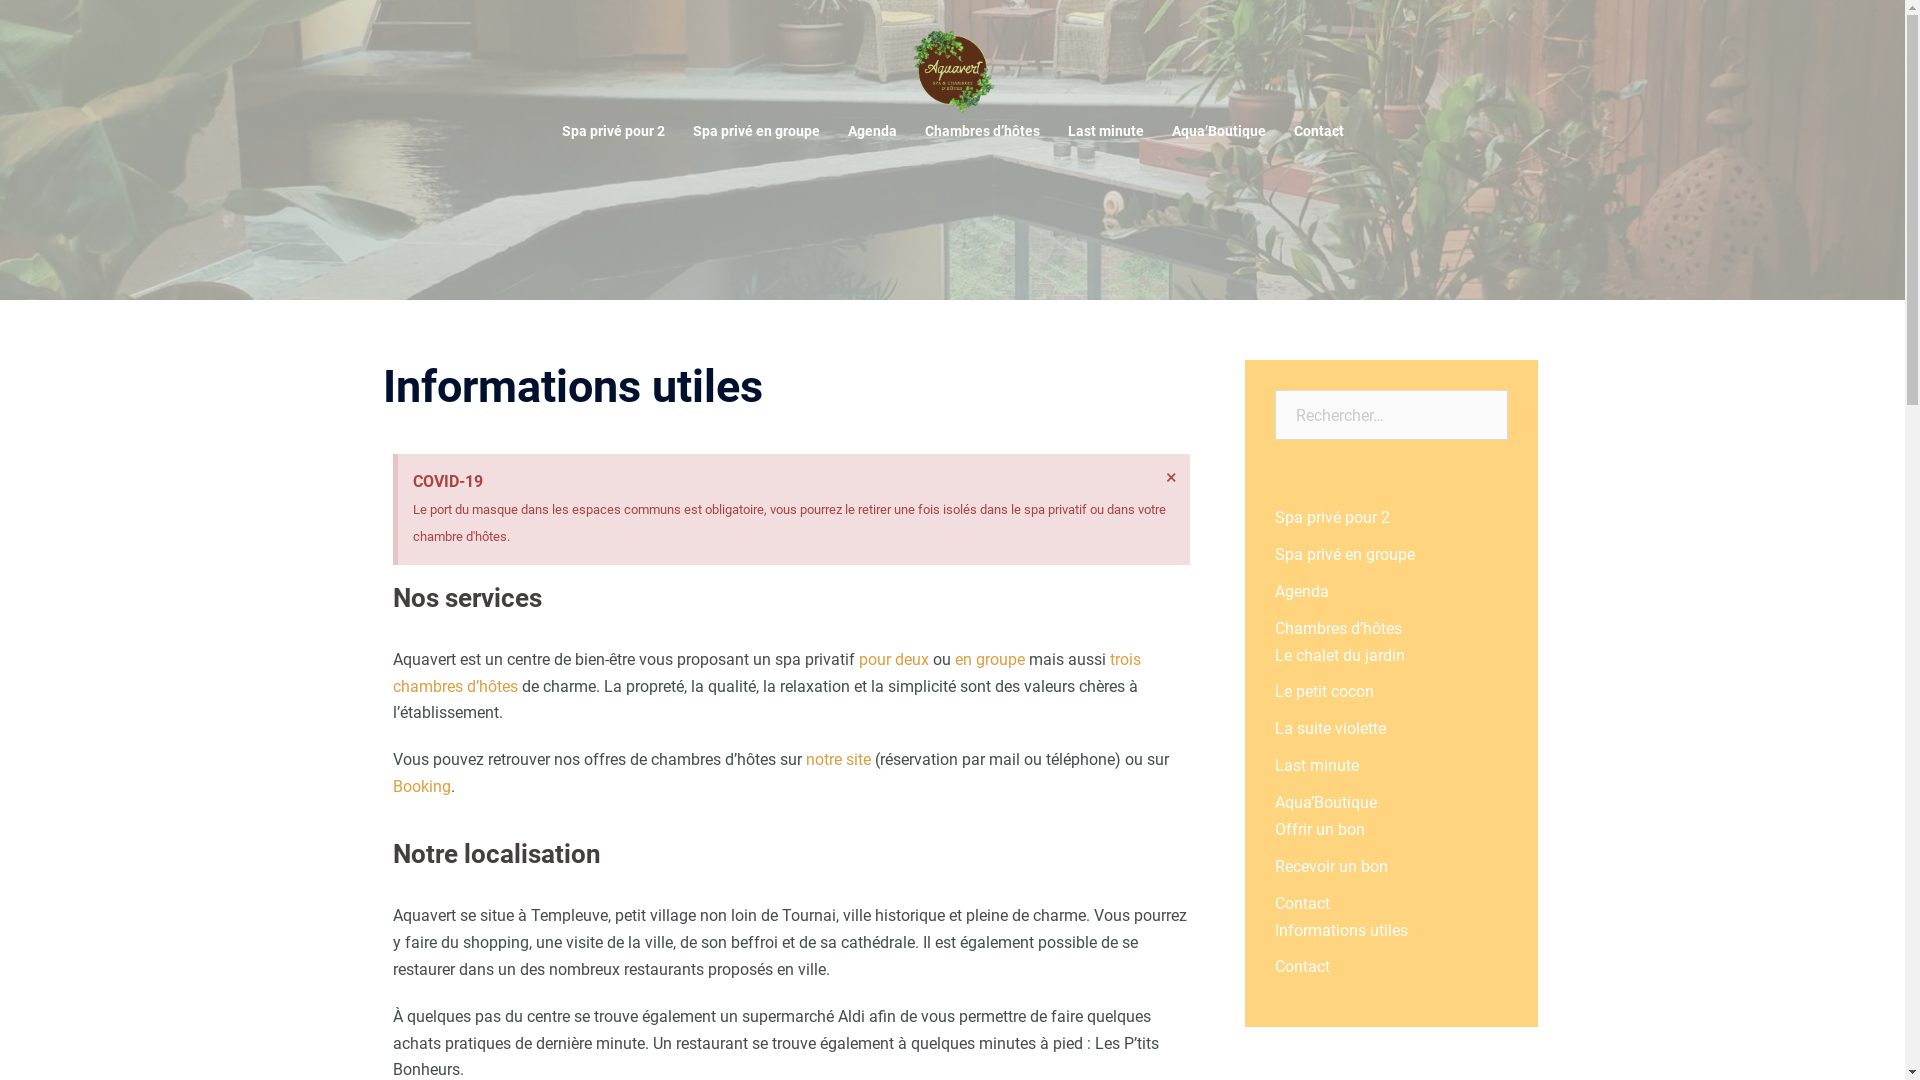 The width and height of the screenshot is (1920, 1080). Describe the element at coordinates (1274, 865) in the screenshot. I see `'Recevoir un bon'` at that location.